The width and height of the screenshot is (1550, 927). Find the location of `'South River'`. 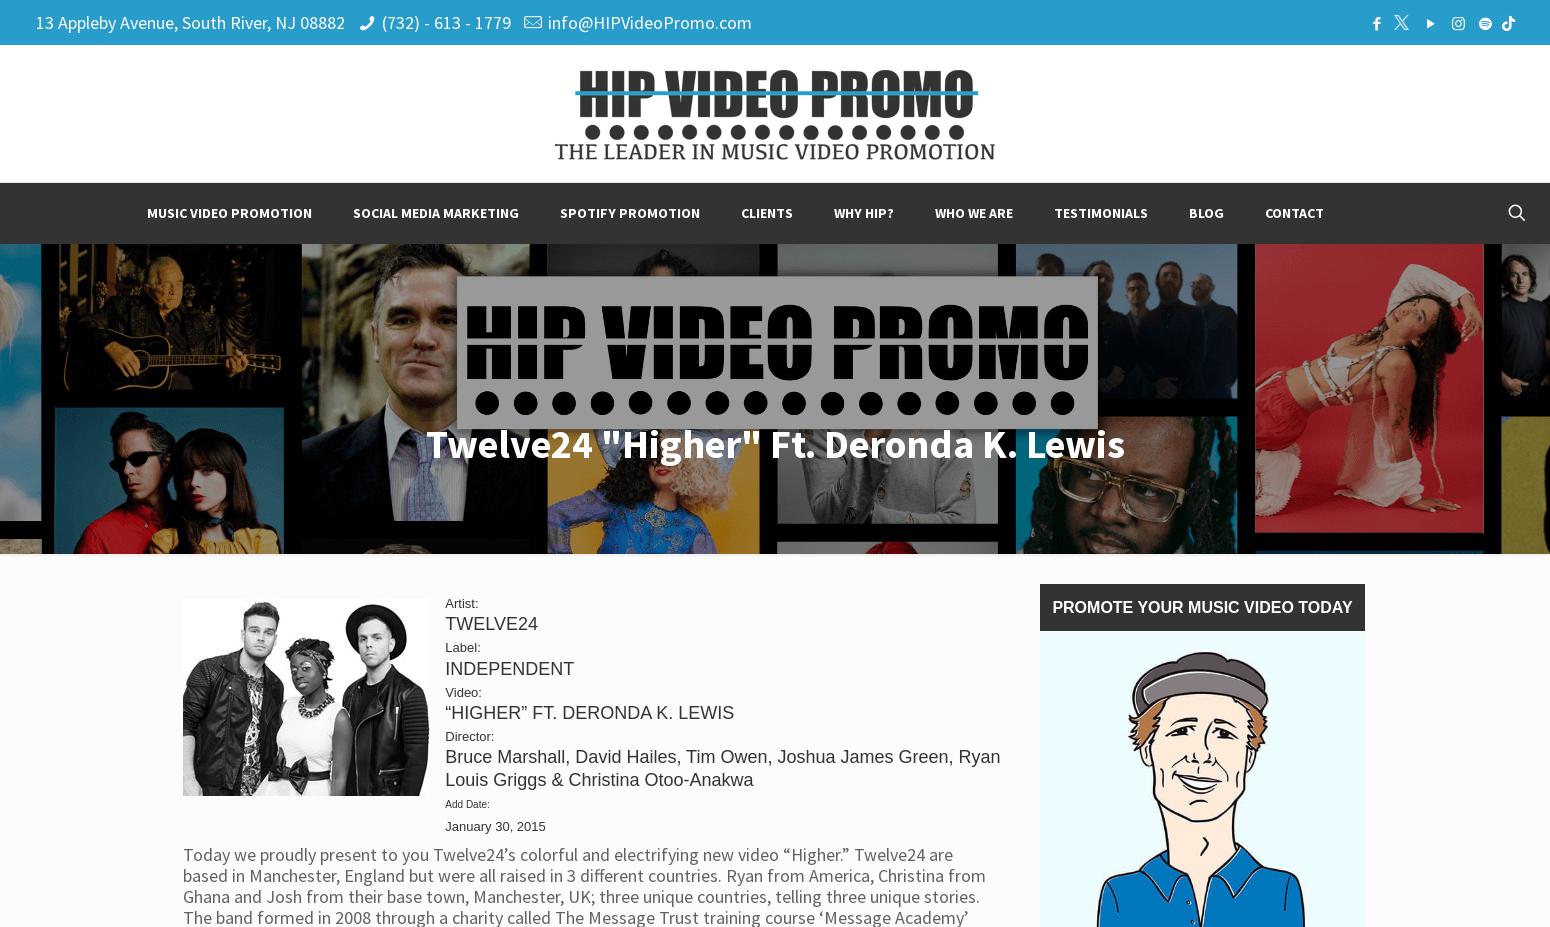

'South River' is located at coordinates (222, 21).